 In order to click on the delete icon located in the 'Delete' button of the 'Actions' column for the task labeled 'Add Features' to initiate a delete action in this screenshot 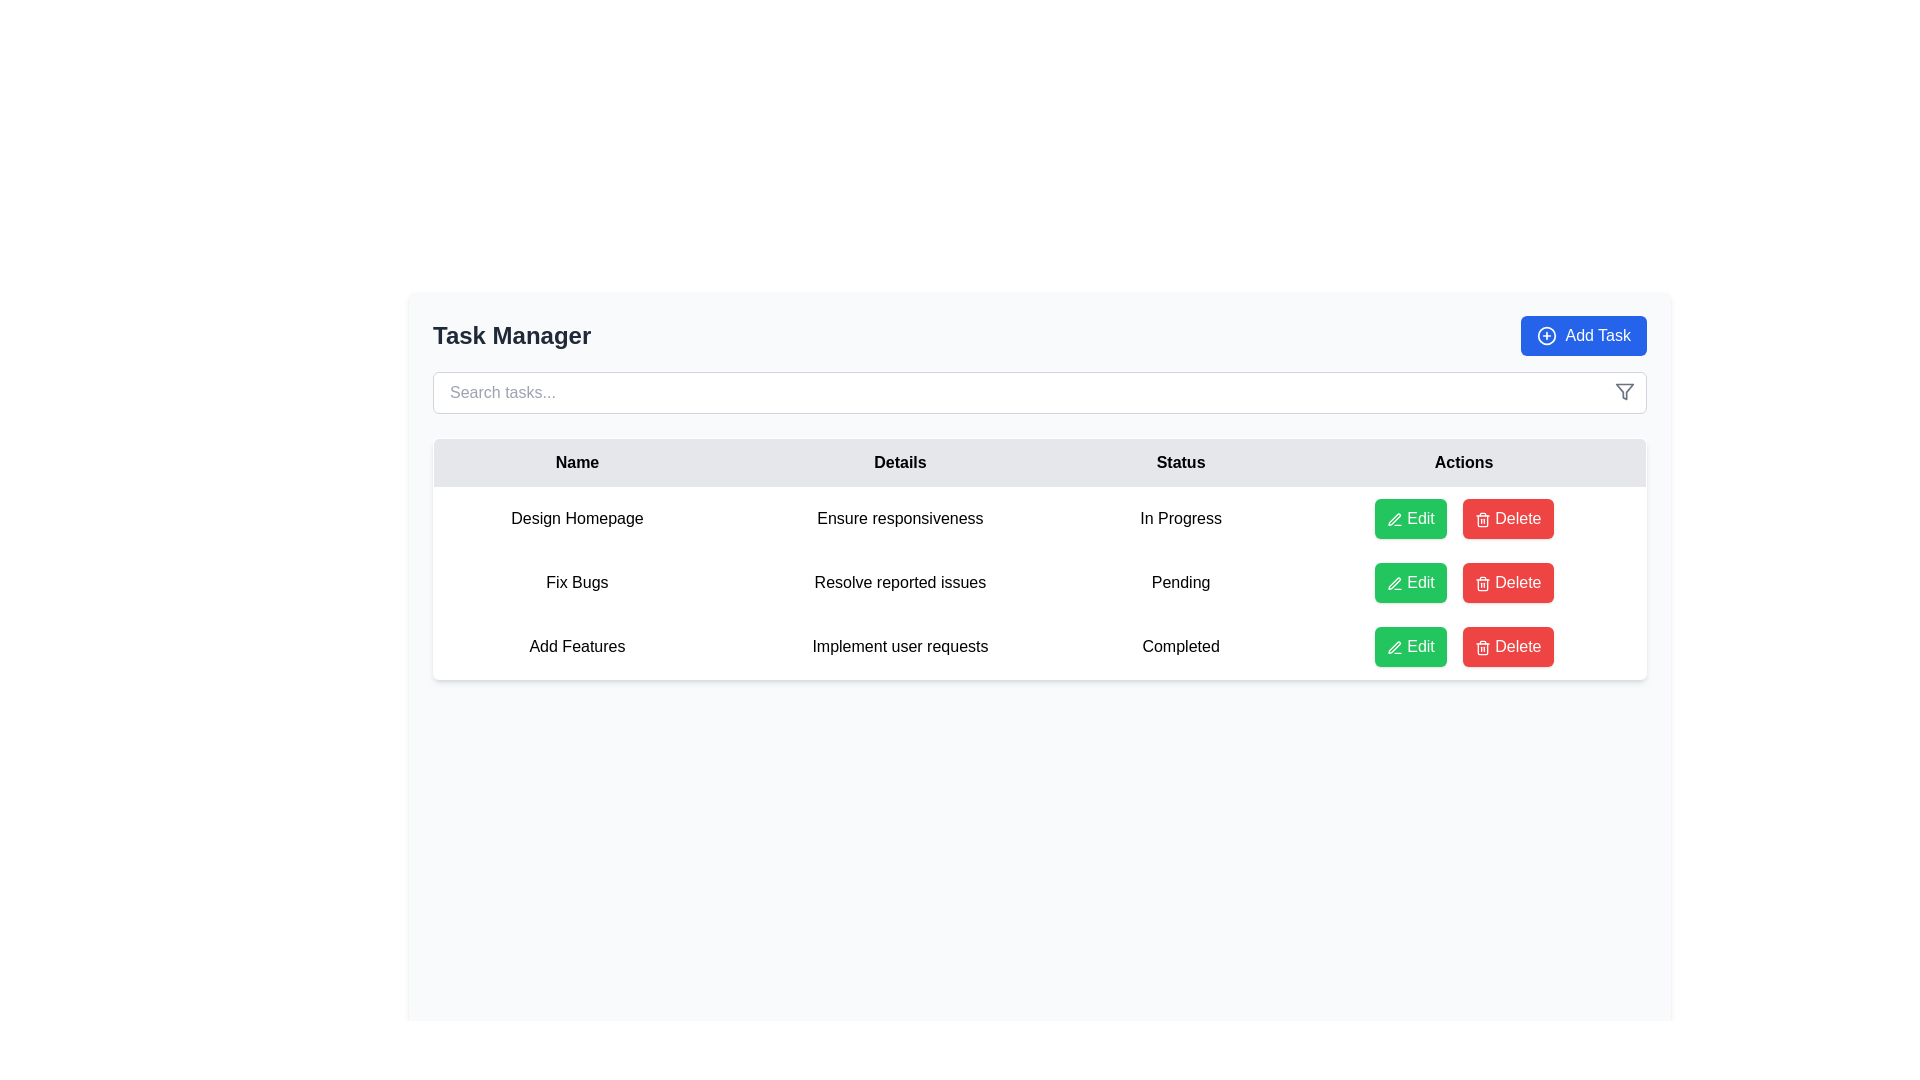, I will do `click(1482, 518)`.